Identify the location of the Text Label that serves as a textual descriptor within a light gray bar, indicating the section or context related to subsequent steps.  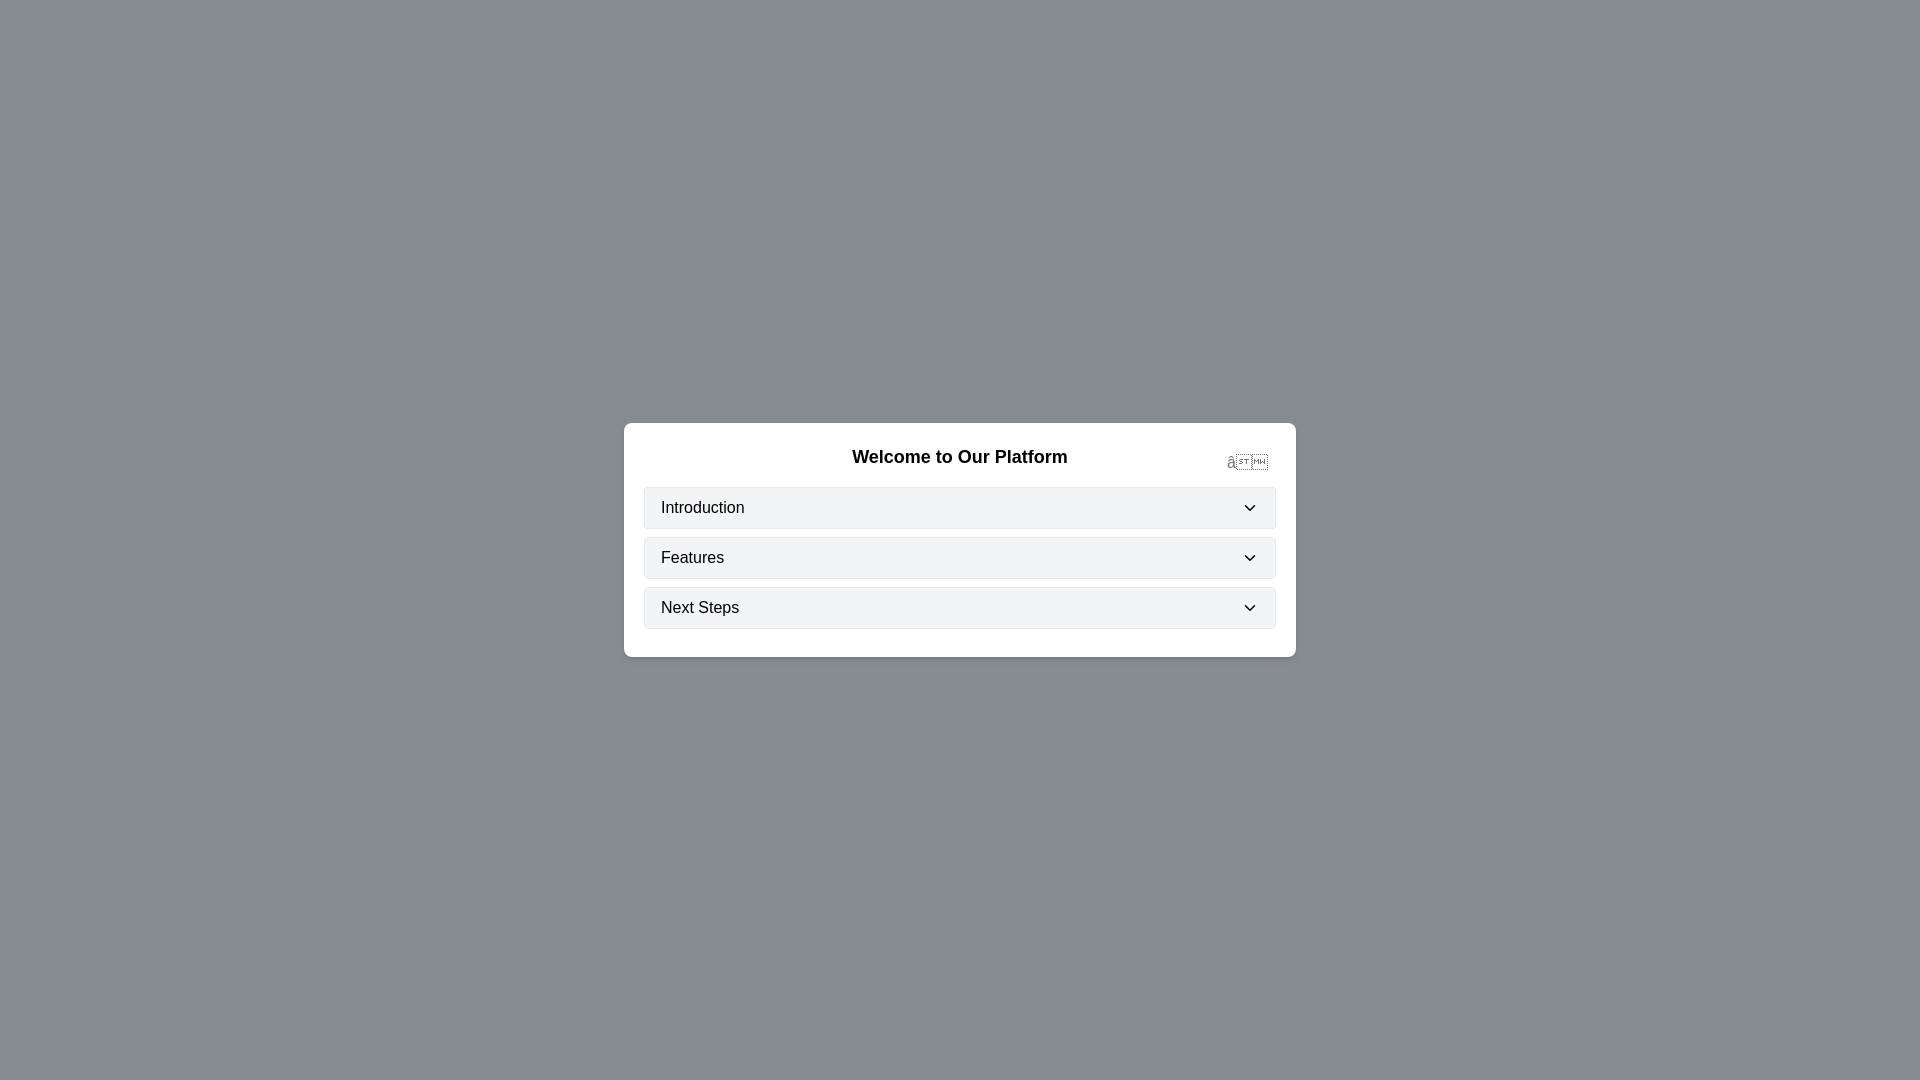
(700, 607).